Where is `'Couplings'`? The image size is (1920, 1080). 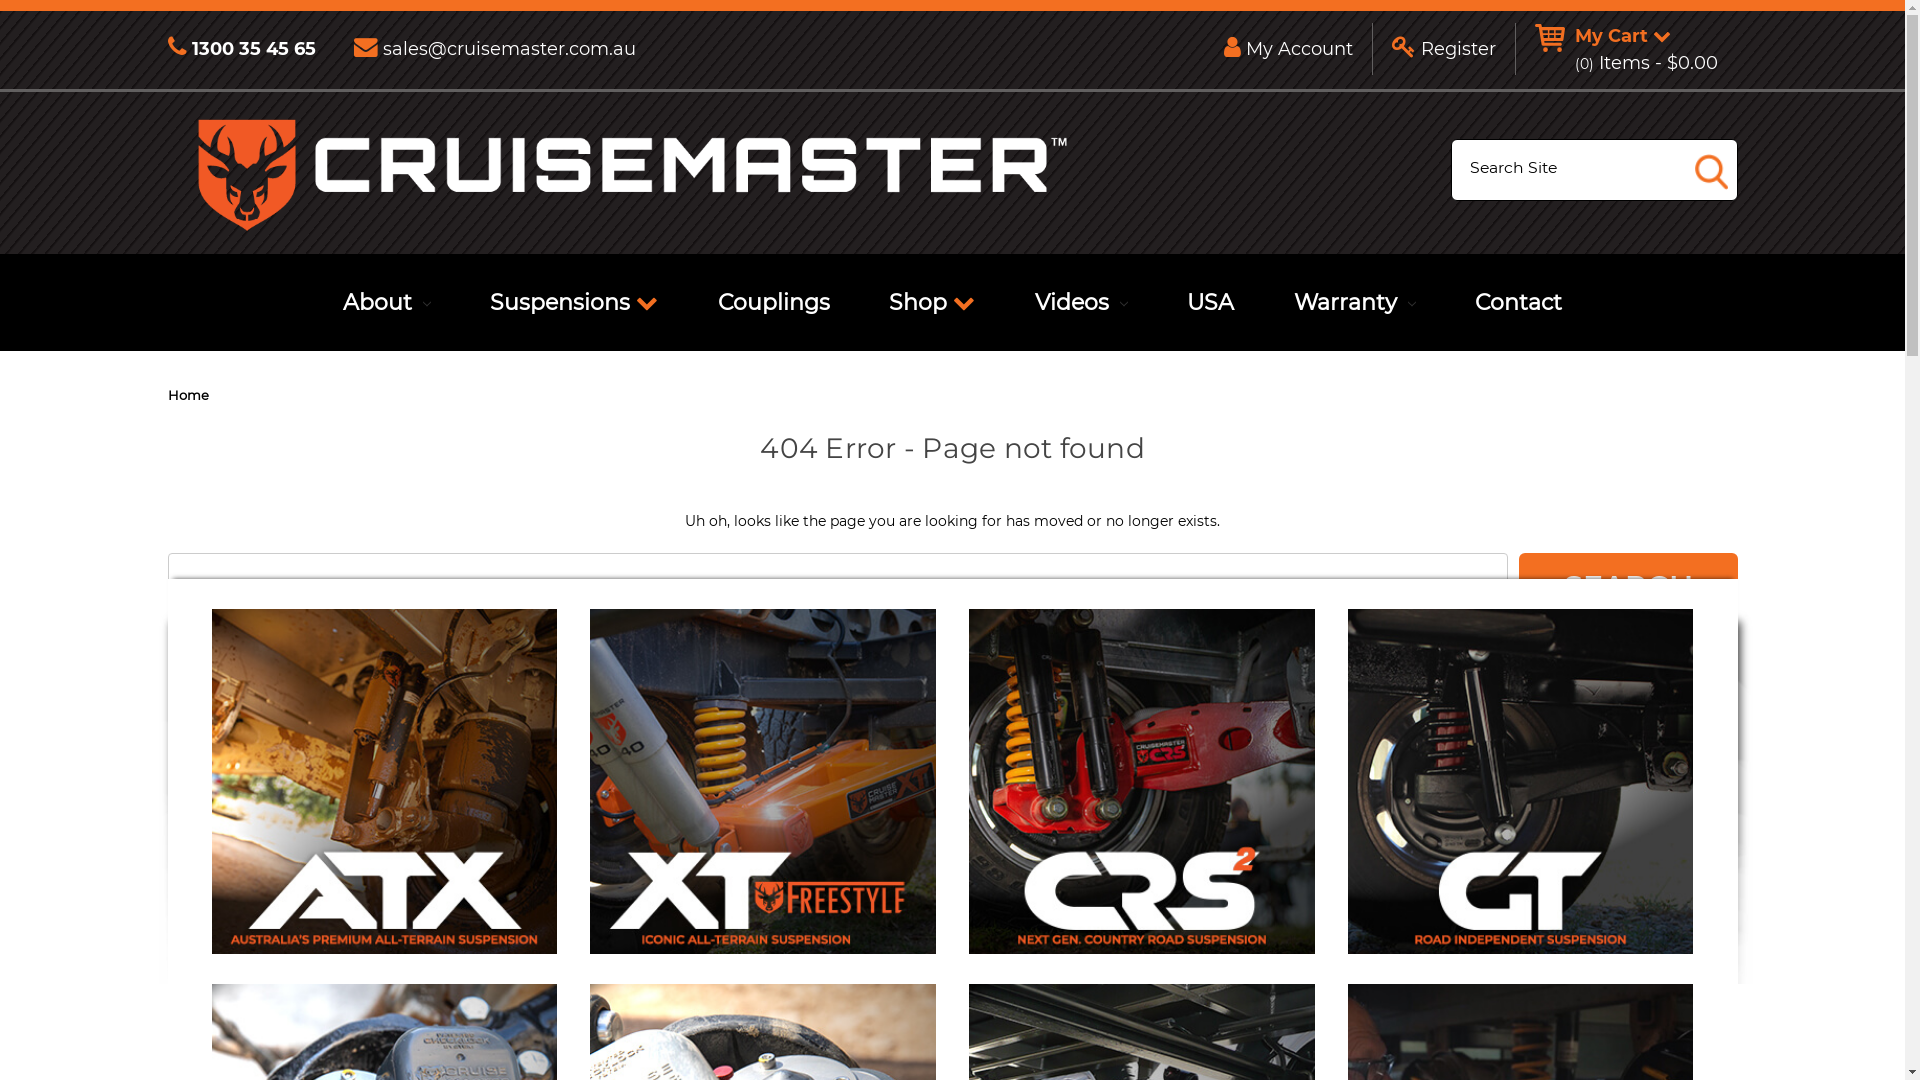 'Couplings' is located at coordinates (772, 302).